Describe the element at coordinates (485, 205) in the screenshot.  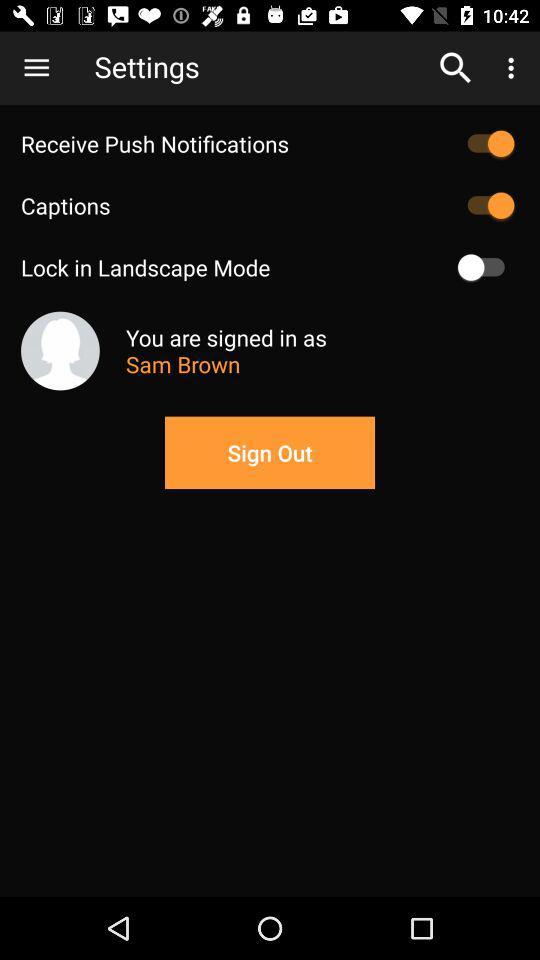
I see `on or off` at that location.